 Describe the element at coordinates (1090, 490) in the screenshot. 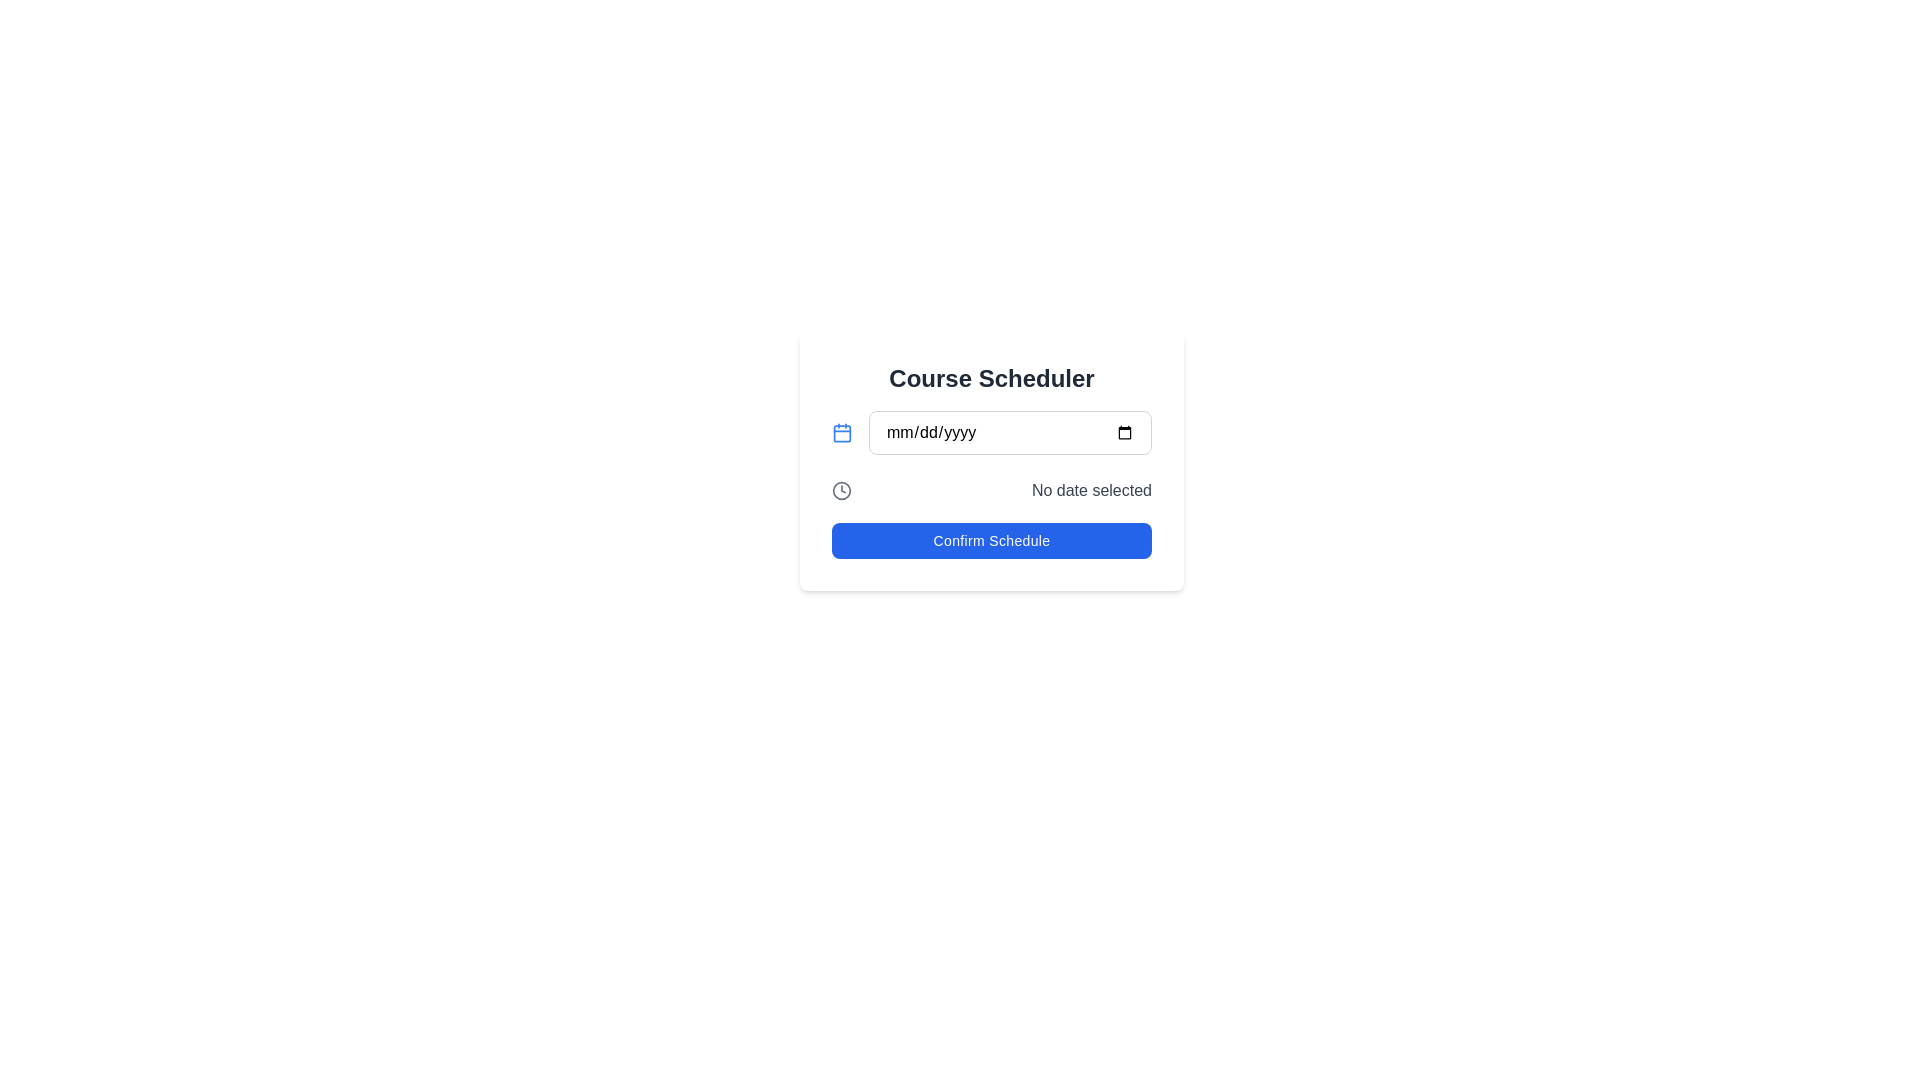

I see `the static text label indicating no date has been chosen in the scheduling form, located to the right of the clock icon` at that location.